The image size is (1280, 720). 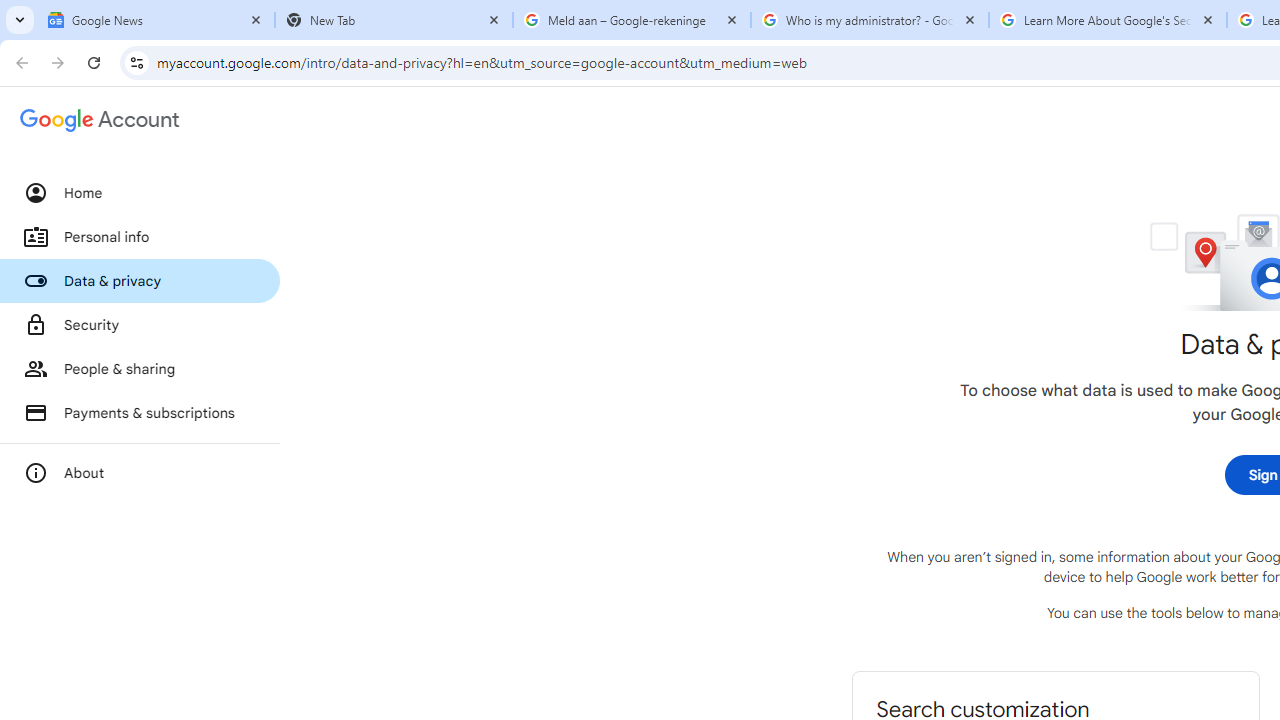 I want to click on 'Personal info', so click(x=139, y=236).